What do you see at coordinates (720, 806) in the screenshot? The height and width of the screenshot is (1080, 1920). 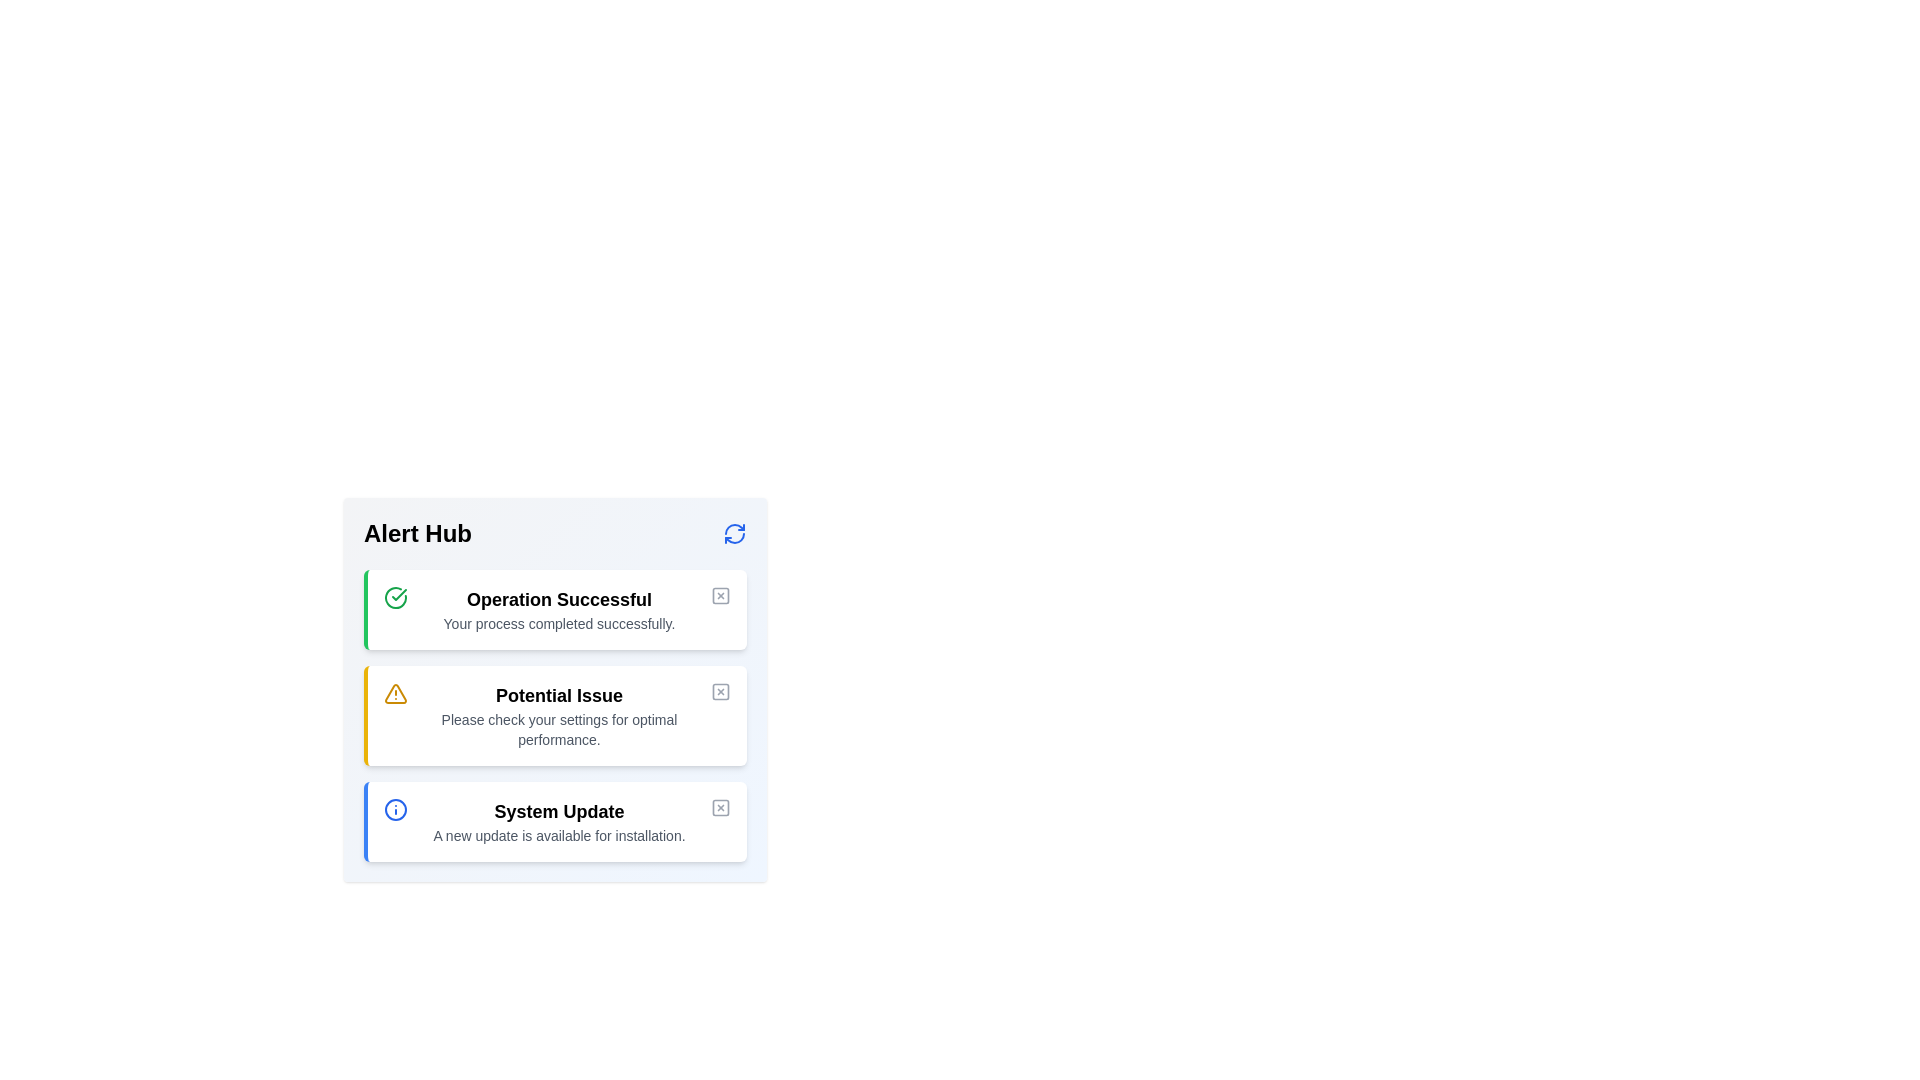 I see `the small square icon with an 'X' symbol inside, located in the bottom-right corner of the 'System Update' notification card` at bounding box center [720, 806].